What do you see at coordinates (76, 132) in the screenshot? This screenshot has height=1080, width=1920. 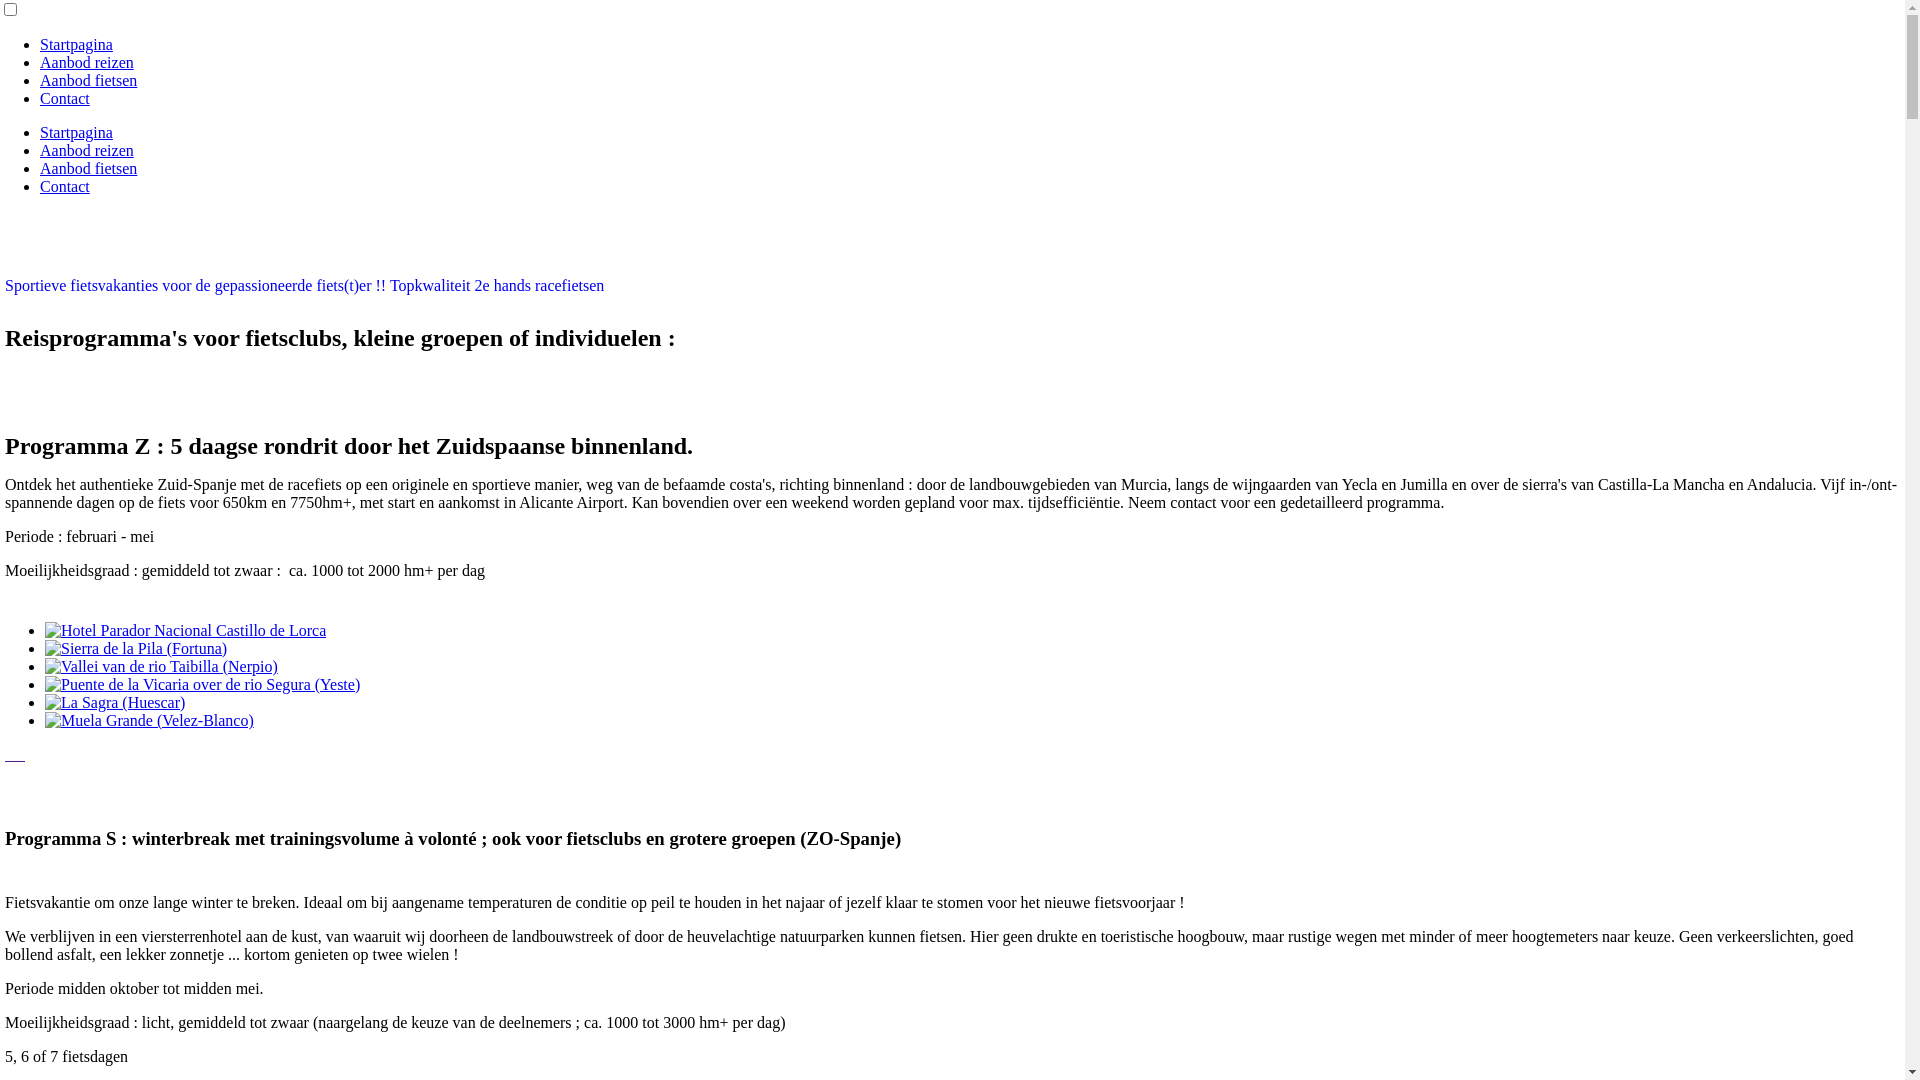 I see `'Startpagina'` at bounding box center [76, 132].